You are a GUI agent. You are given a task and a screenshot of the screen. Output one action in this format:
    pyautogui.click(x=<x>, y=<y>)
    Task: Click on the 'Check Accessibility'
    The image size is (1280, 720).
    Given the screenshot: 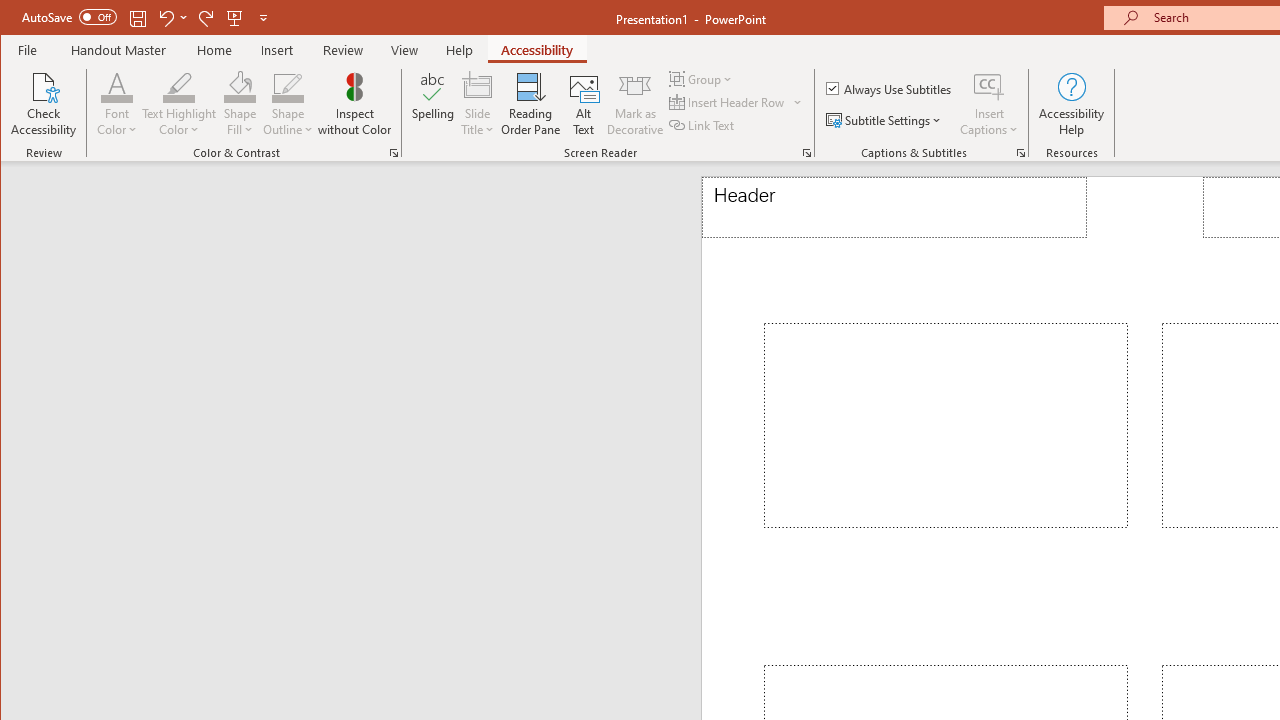 What is the action you would take?
    pyautogui.click(x=44, y=104)
    